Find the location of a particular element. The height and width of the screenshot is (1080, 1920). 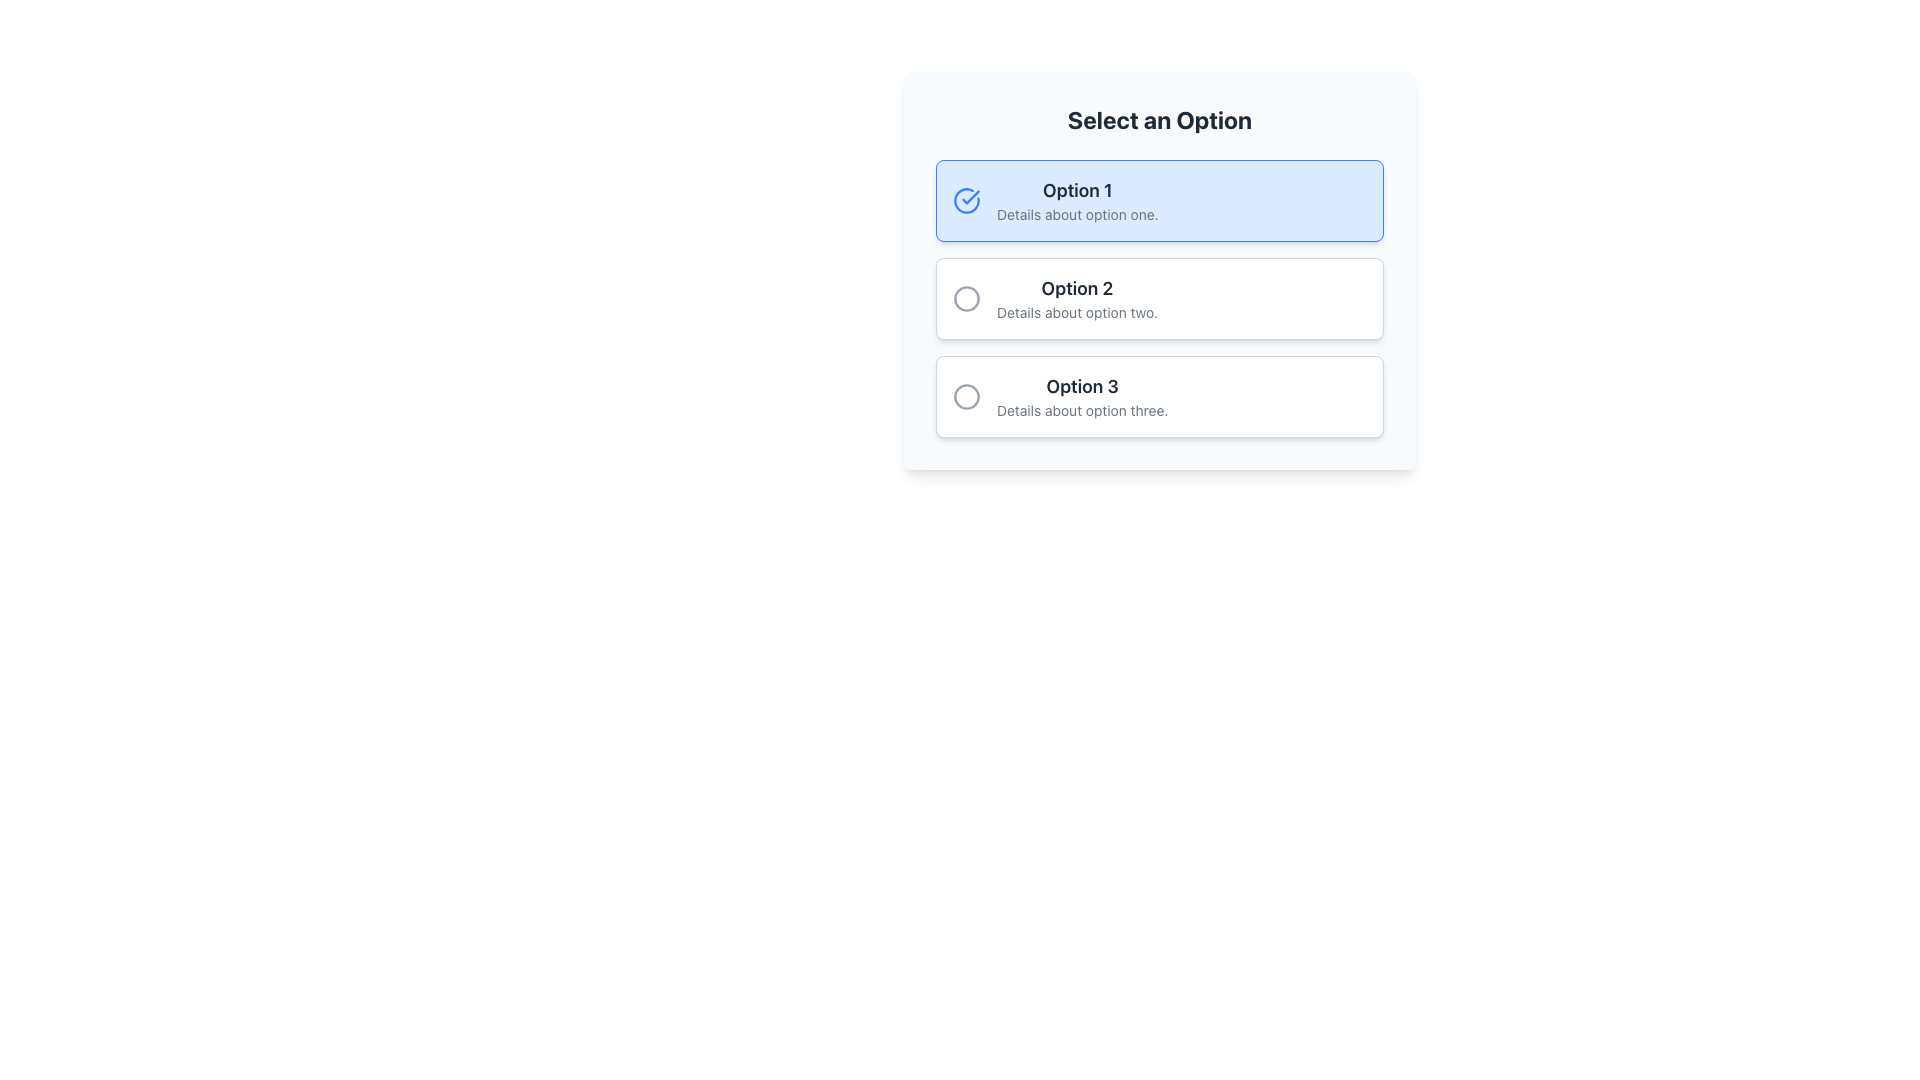

the title text of the third selectable option in the interface, located between 'Option 2' and 'Details about option three.' is located at coordinates (1081, 386).